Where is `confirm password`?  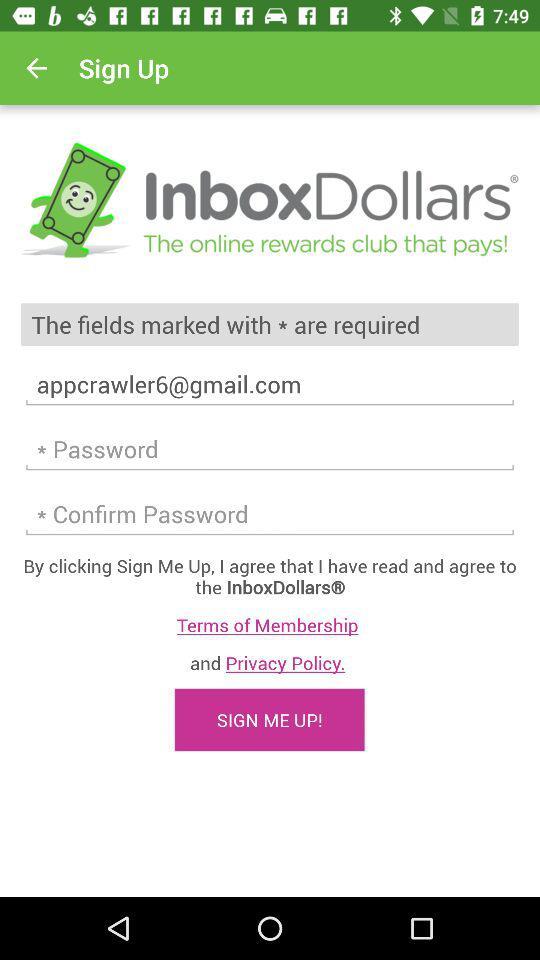 confirm password is located at coordinates (270, 513).